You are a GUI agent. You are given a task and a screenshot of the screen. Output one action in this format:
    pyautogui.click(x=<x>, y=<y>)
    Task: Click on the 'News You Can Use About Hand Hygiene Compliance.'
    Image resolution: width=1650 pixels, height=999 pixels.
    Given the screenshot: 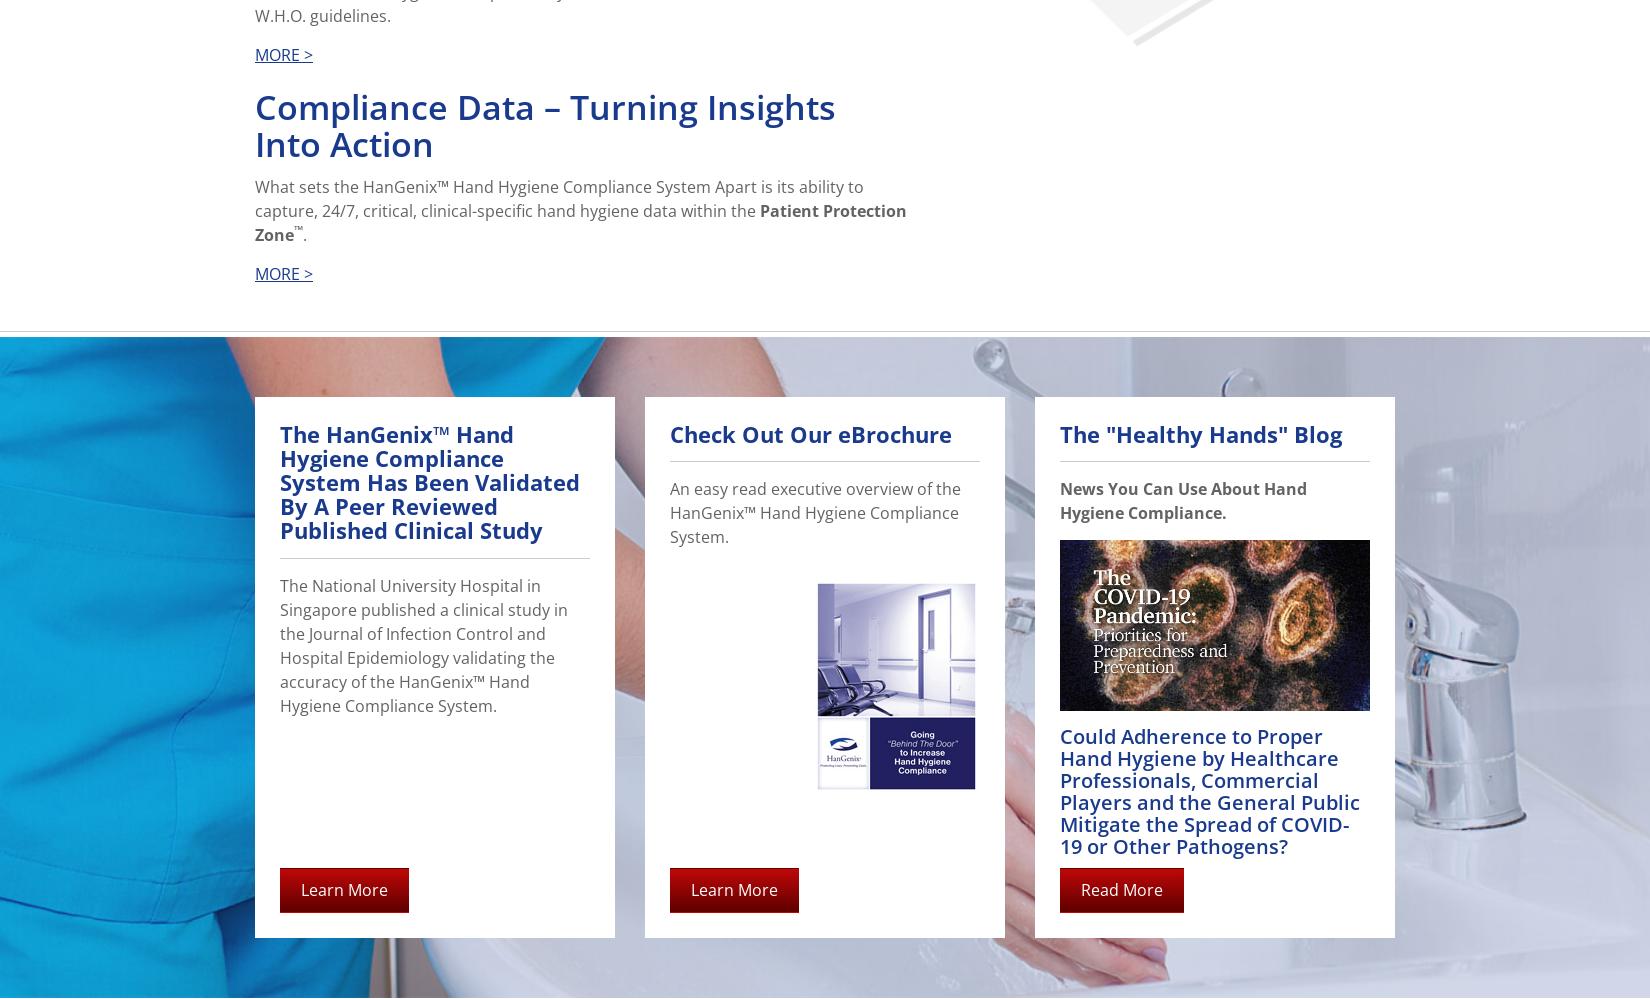 What is the action you would take?
    pyautogui.click(x=1183, y=499)
    